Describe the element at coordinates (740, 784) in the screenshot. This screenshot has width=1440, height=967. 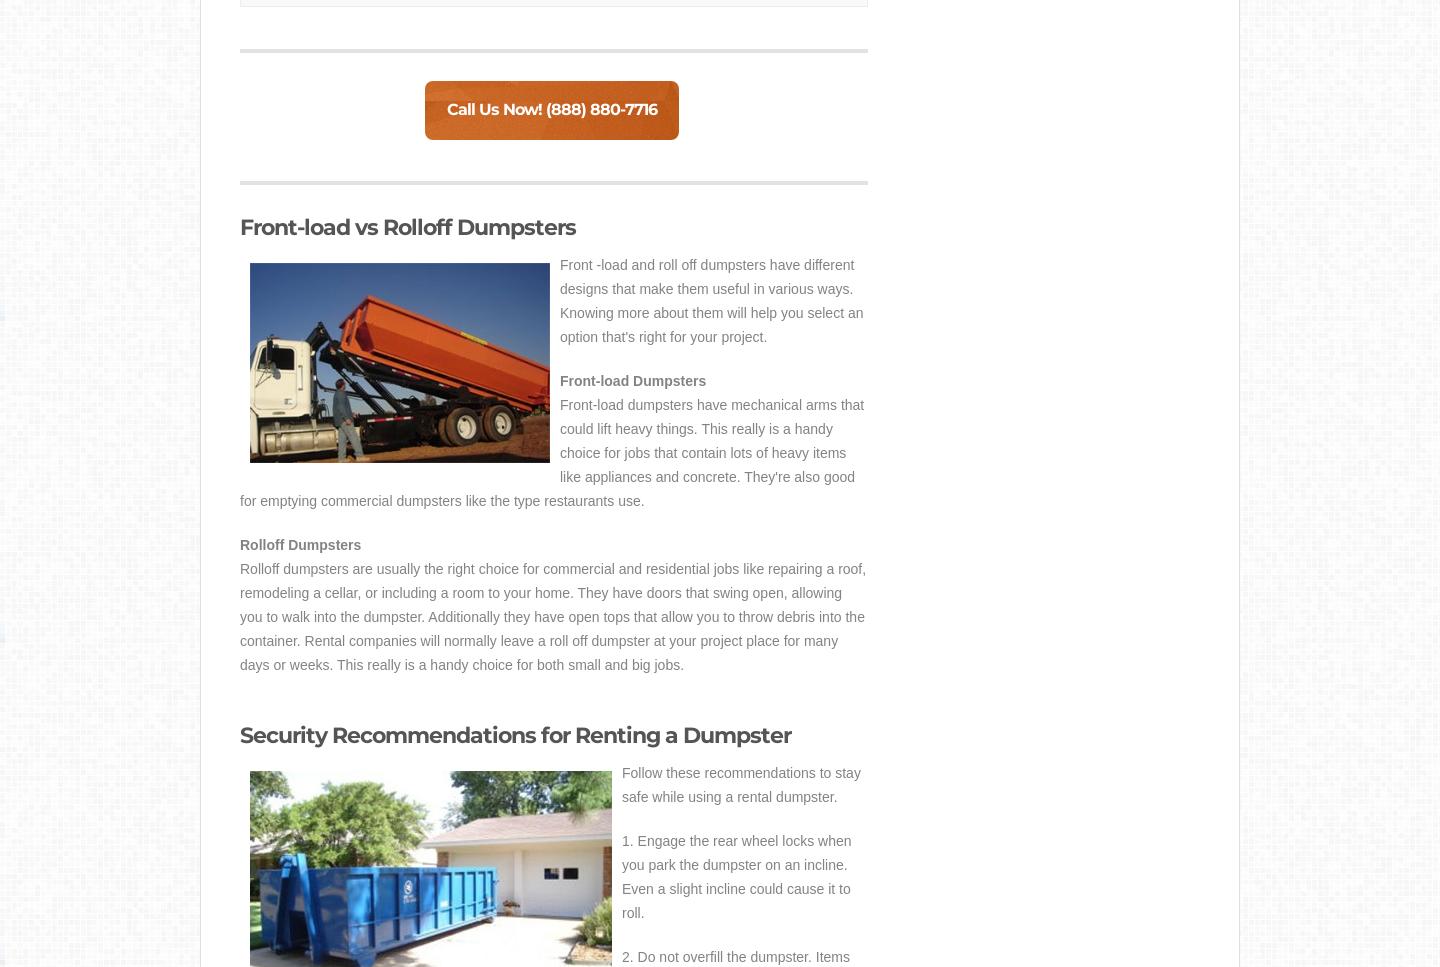
I see `'Follow these recommendations to stay safe while using a rental dumpster.'` at that location.